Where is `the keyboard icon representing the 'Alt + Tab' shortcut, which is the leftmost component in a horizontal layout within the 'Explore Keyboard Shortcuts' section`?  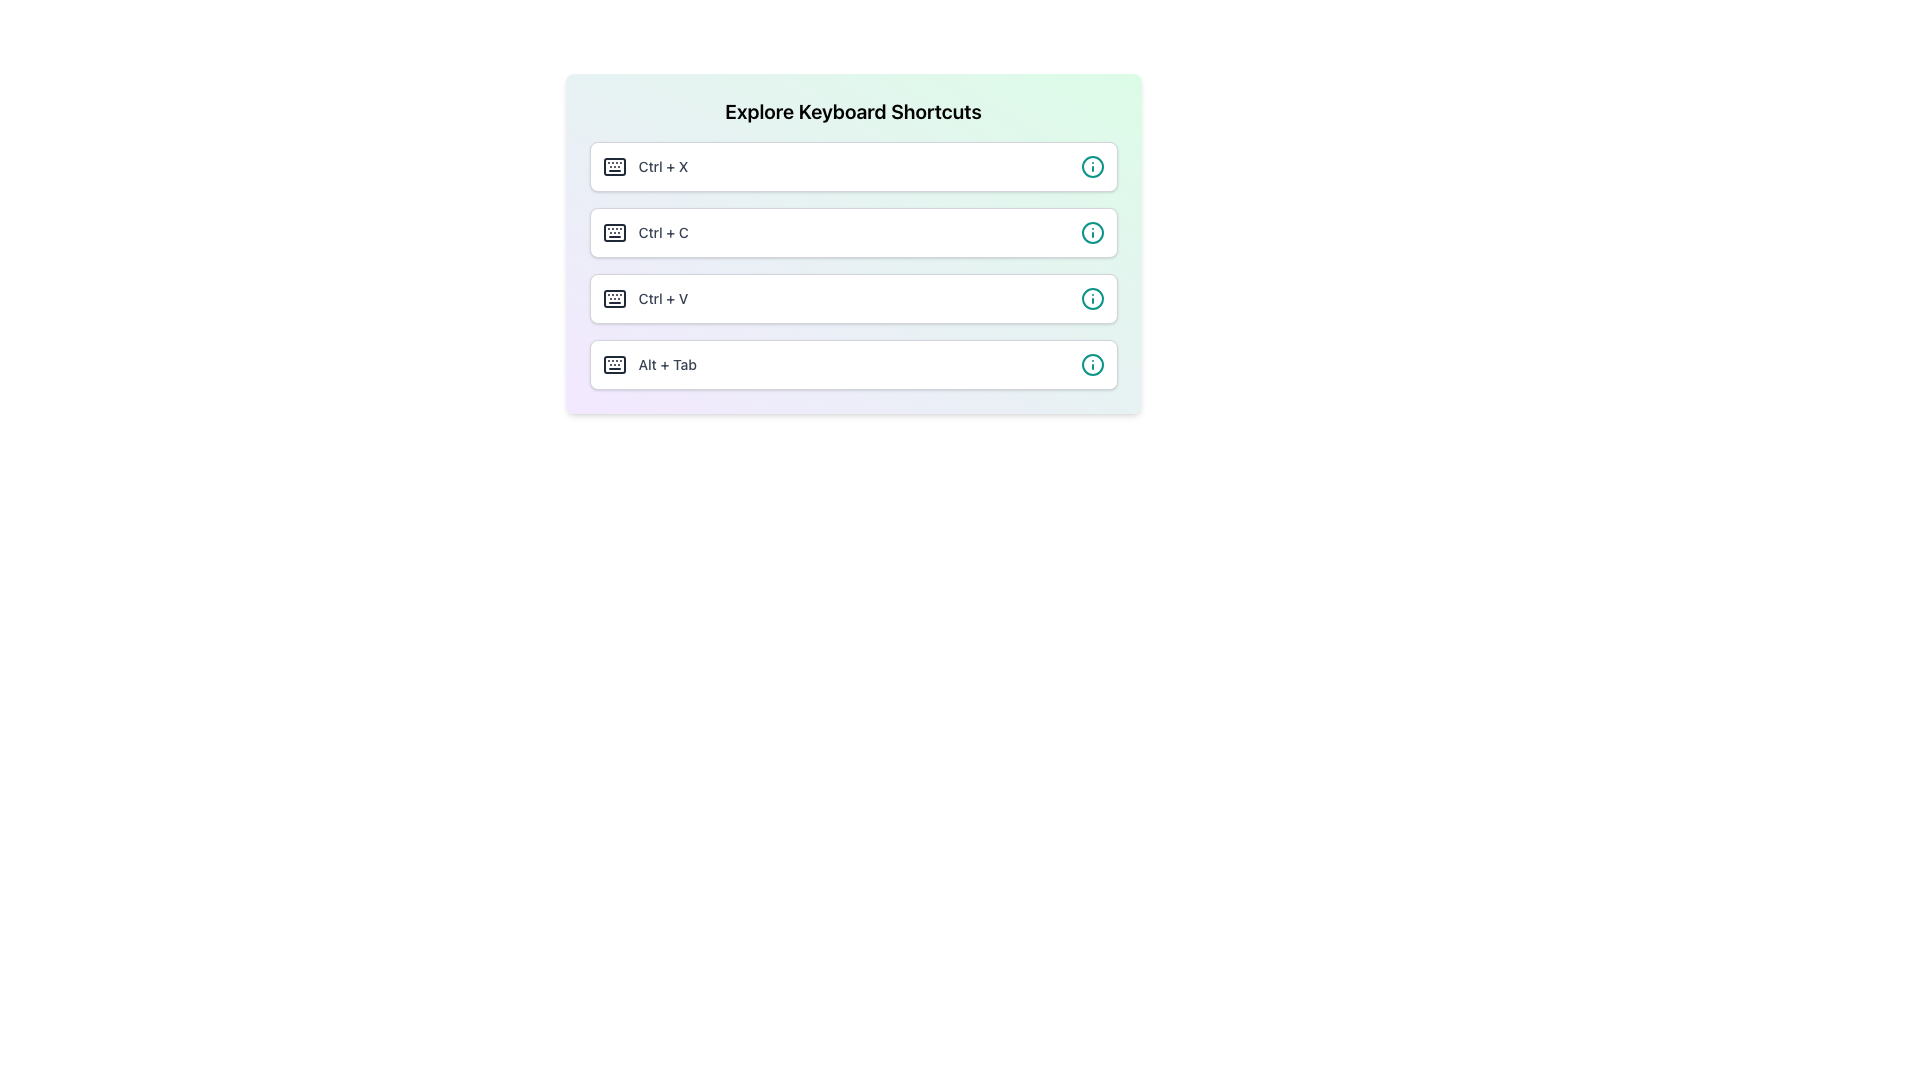
the keyboard icon representing the 'Alt + Tab' shortcut, which is the leftmost component in a horizontal layout within the 'Explore Keyboard Shortcuts' section is located at coordinates (613, 365).